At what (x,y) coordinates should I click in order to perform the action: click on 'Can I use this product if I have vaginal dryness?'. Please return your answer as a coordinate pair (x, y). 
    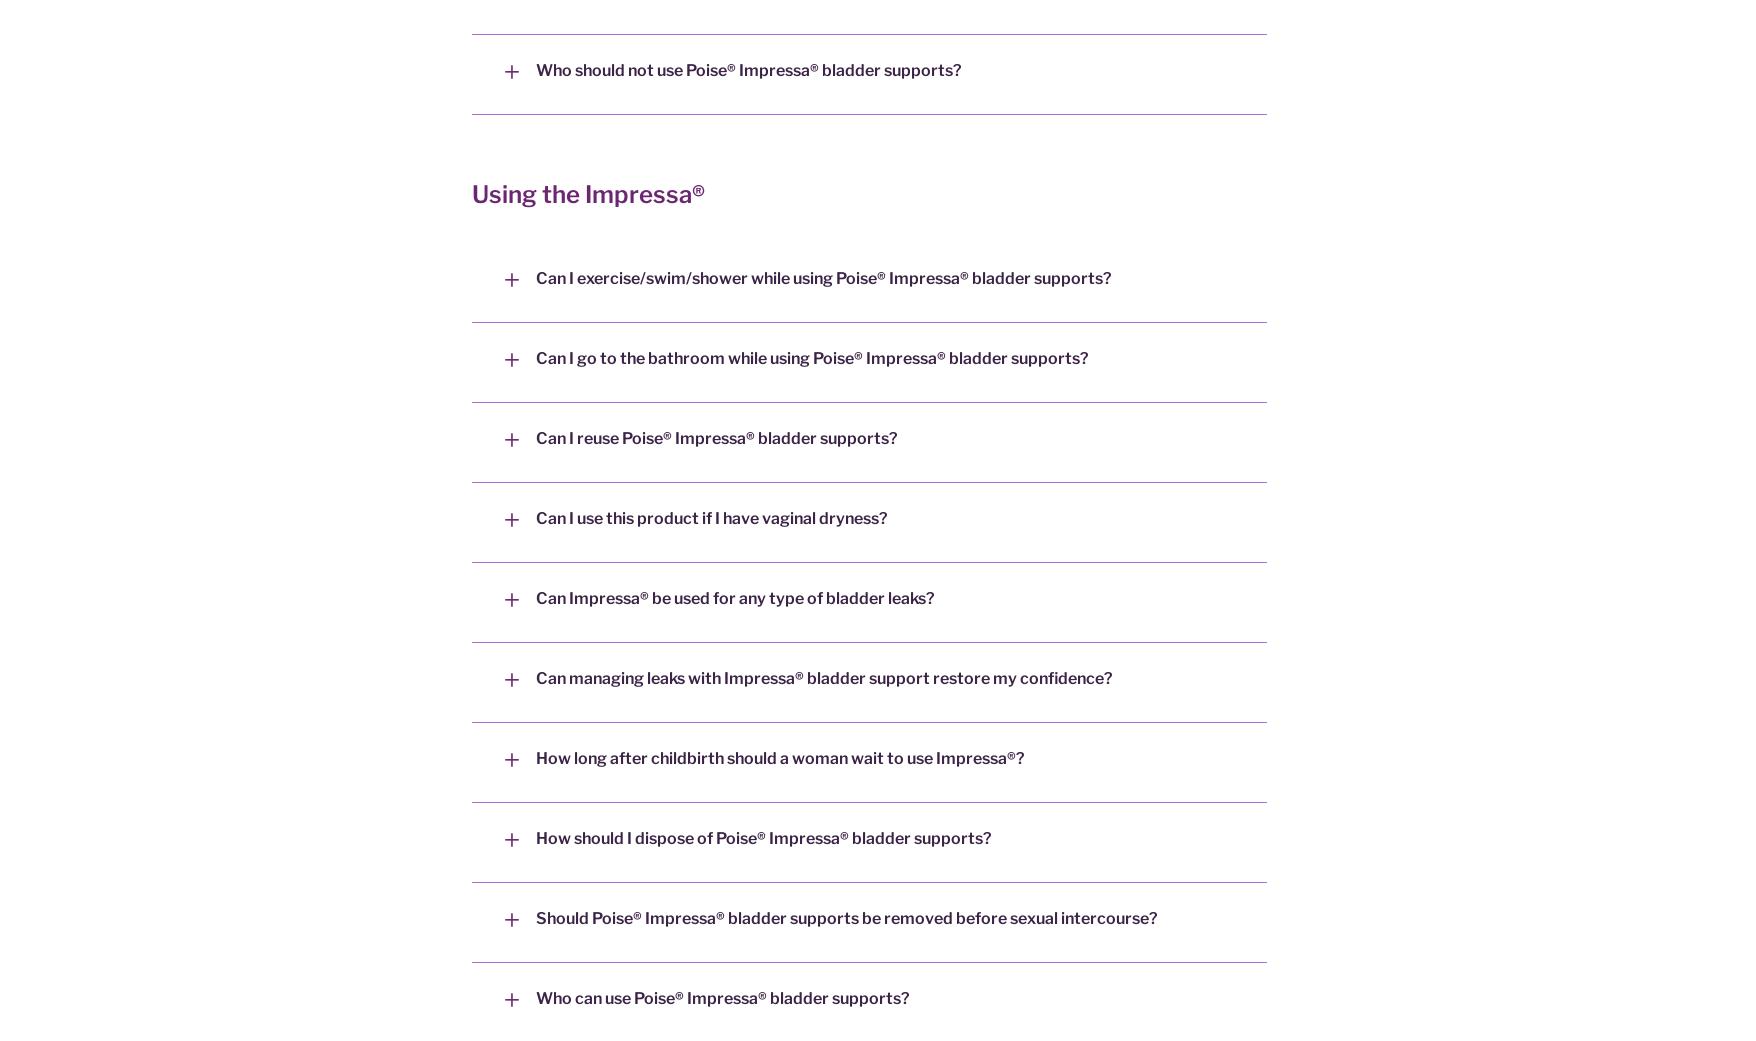
    Looking at the image, I should click on (712, 517).